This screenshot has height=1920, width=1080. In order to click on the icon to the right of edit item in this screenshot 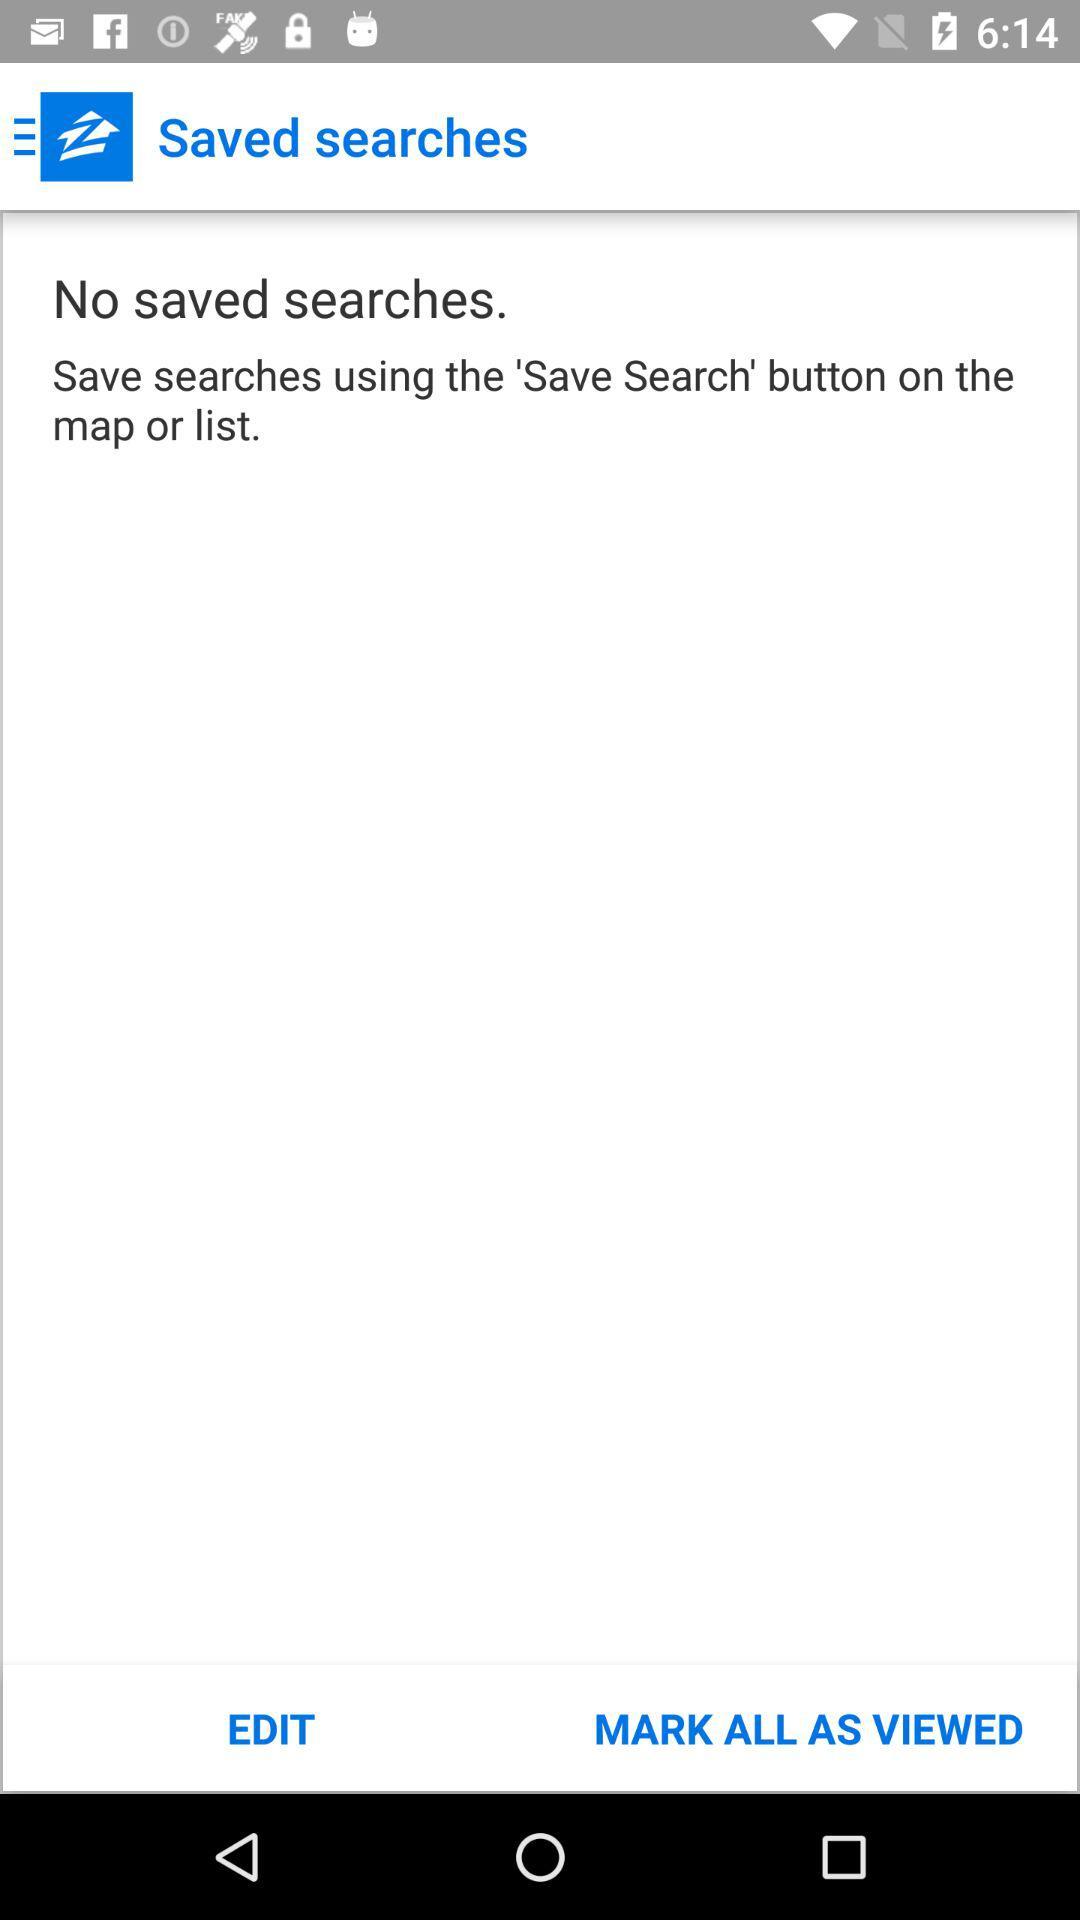, I will do `click(807, 1727)`.